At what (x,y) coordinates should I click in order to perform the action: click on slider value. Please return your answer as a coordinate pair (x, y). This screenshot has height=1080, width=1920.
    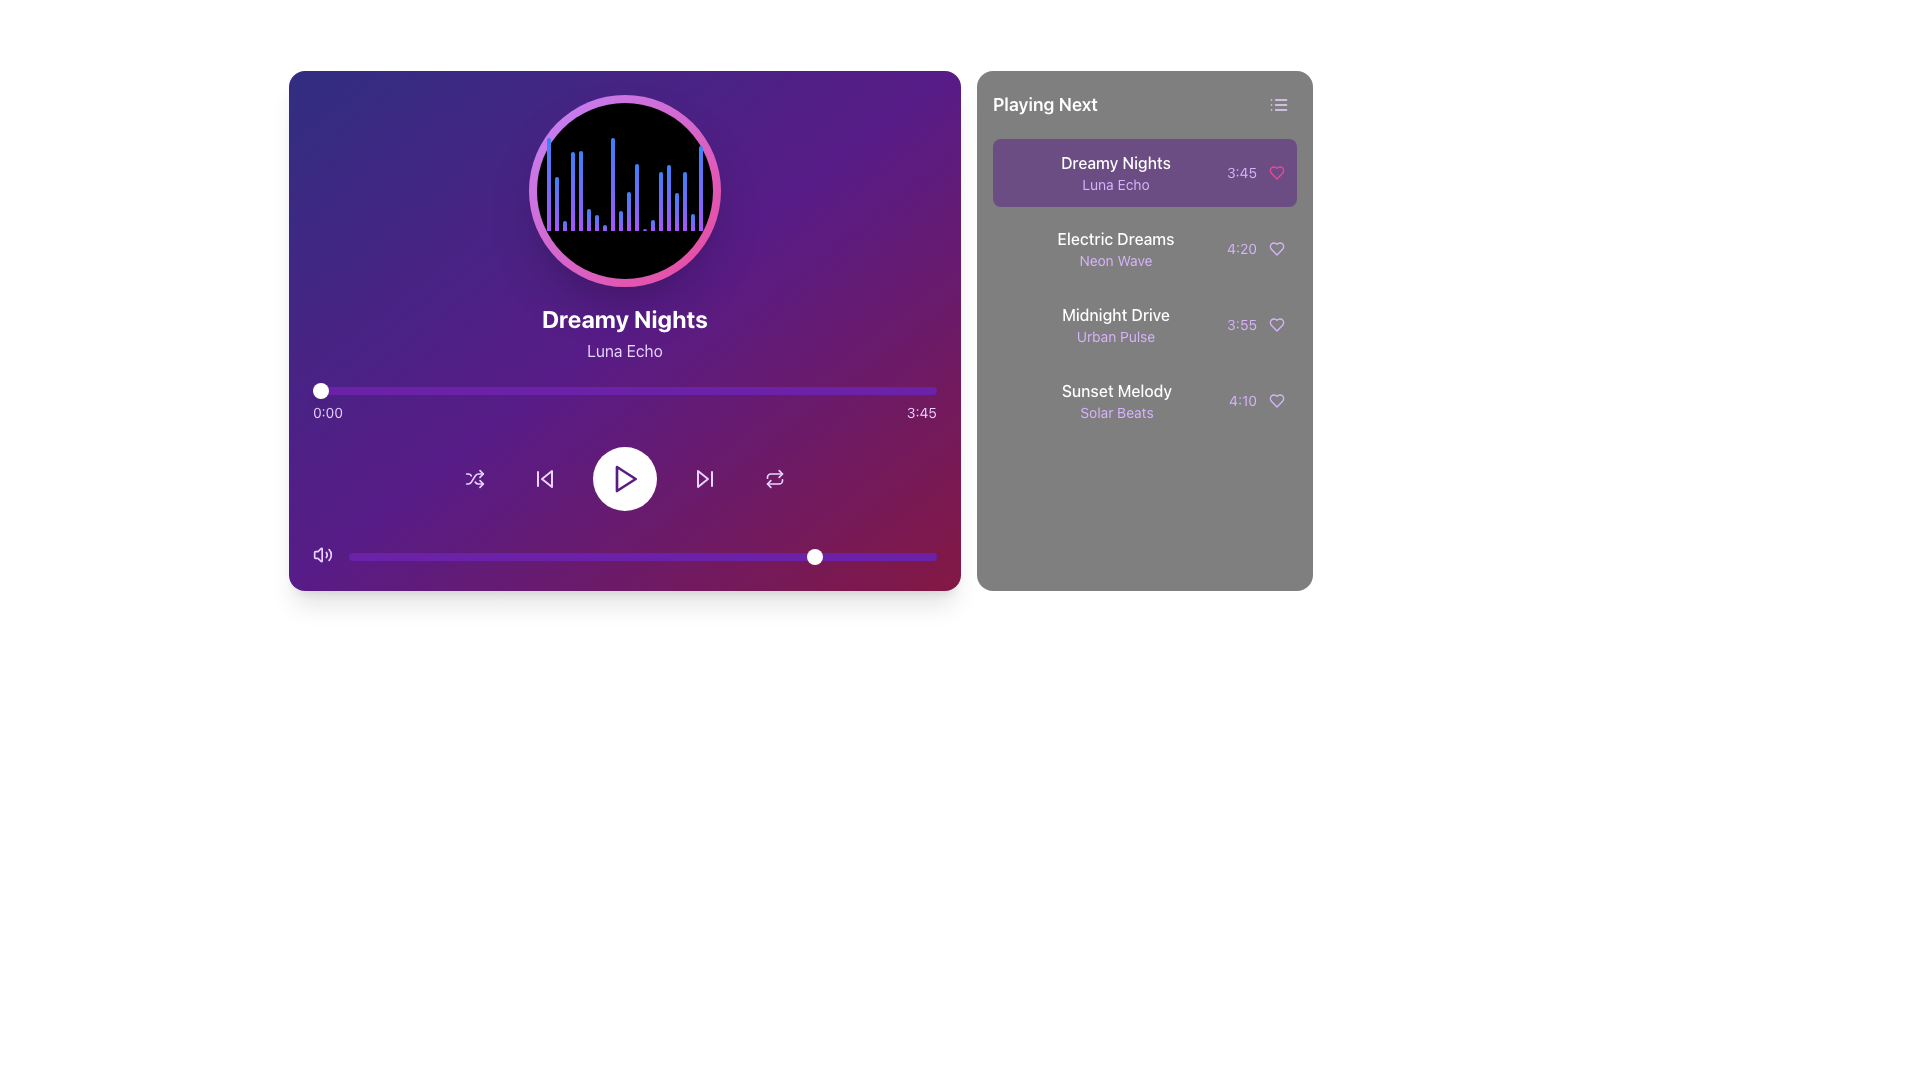
    Looking at the image, I should click on (477, 556).